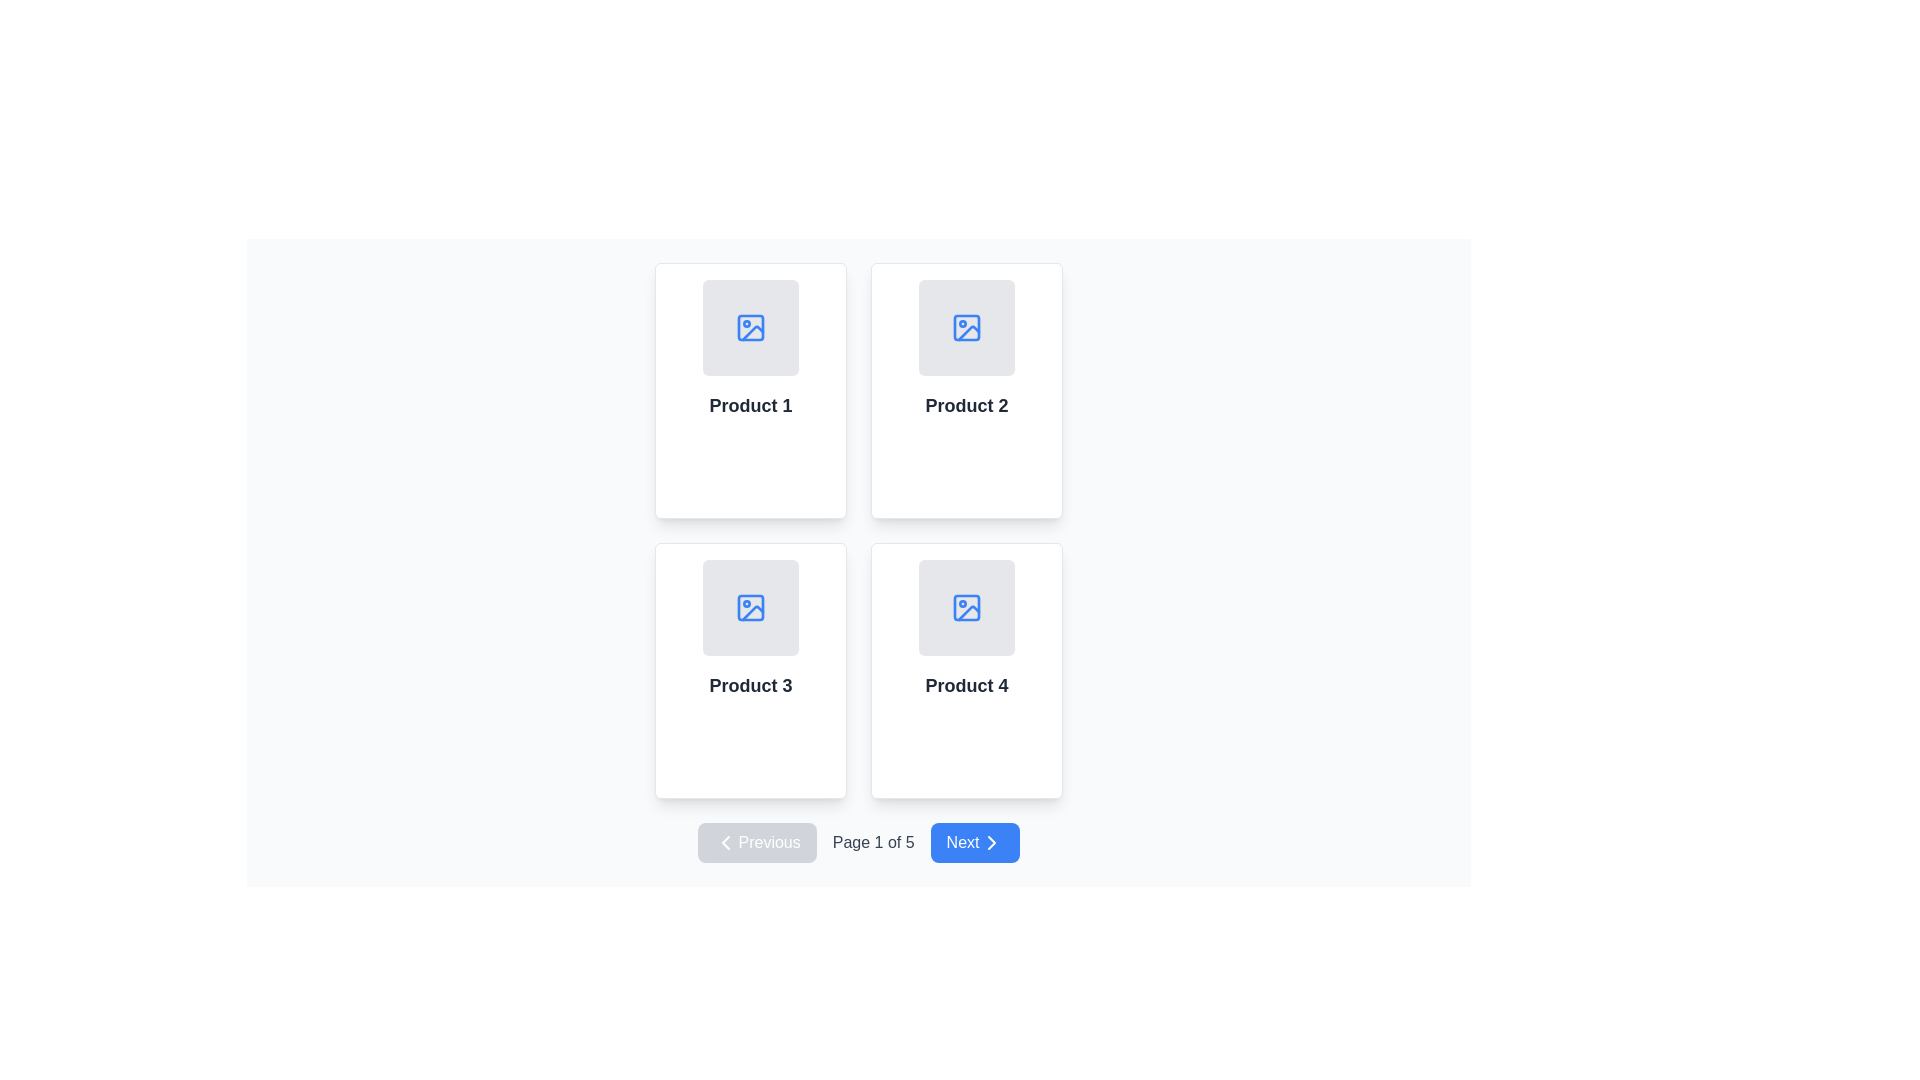  I want to click on the 'Next' button located at the bottom right of the interface, which has a vibrant blue background, white text, and a right-facing chevron icon, so click(974, 843).